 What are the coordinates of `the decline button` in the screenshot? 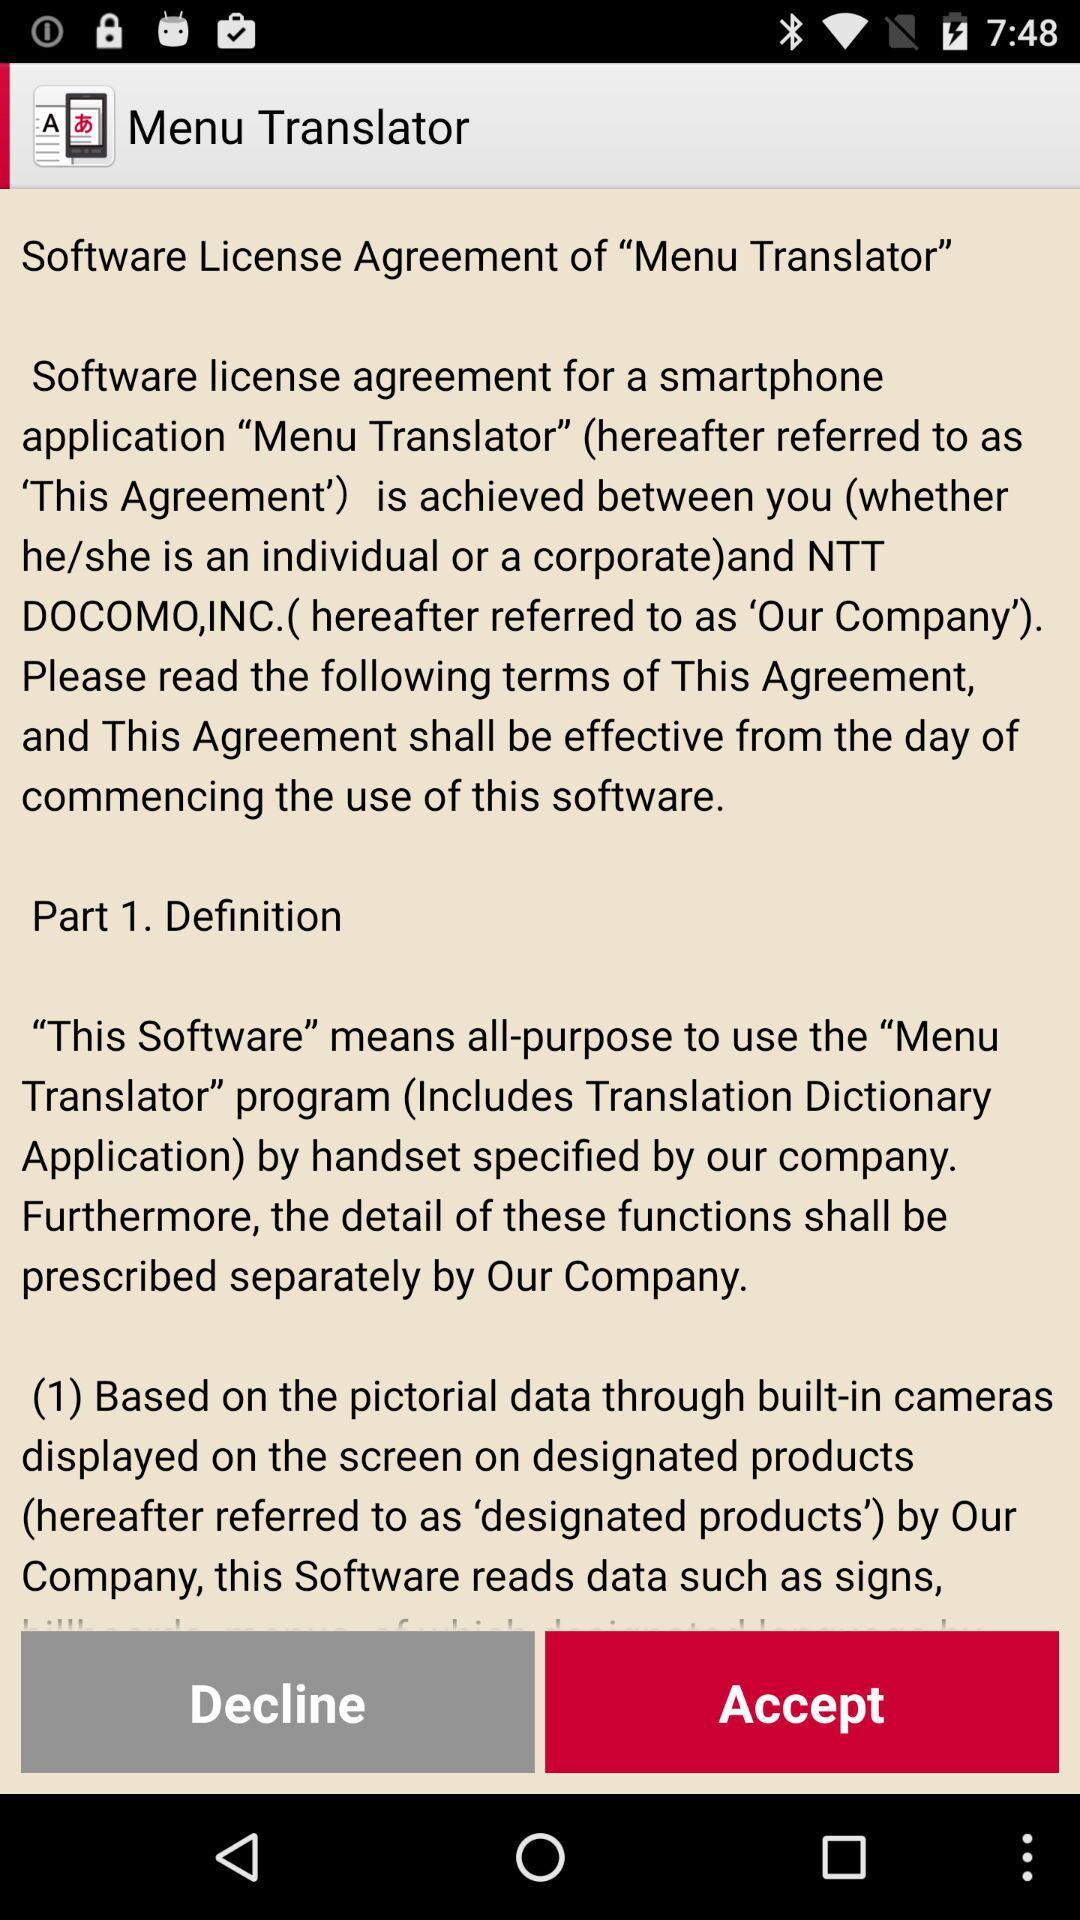 It's located at (277, 1701).